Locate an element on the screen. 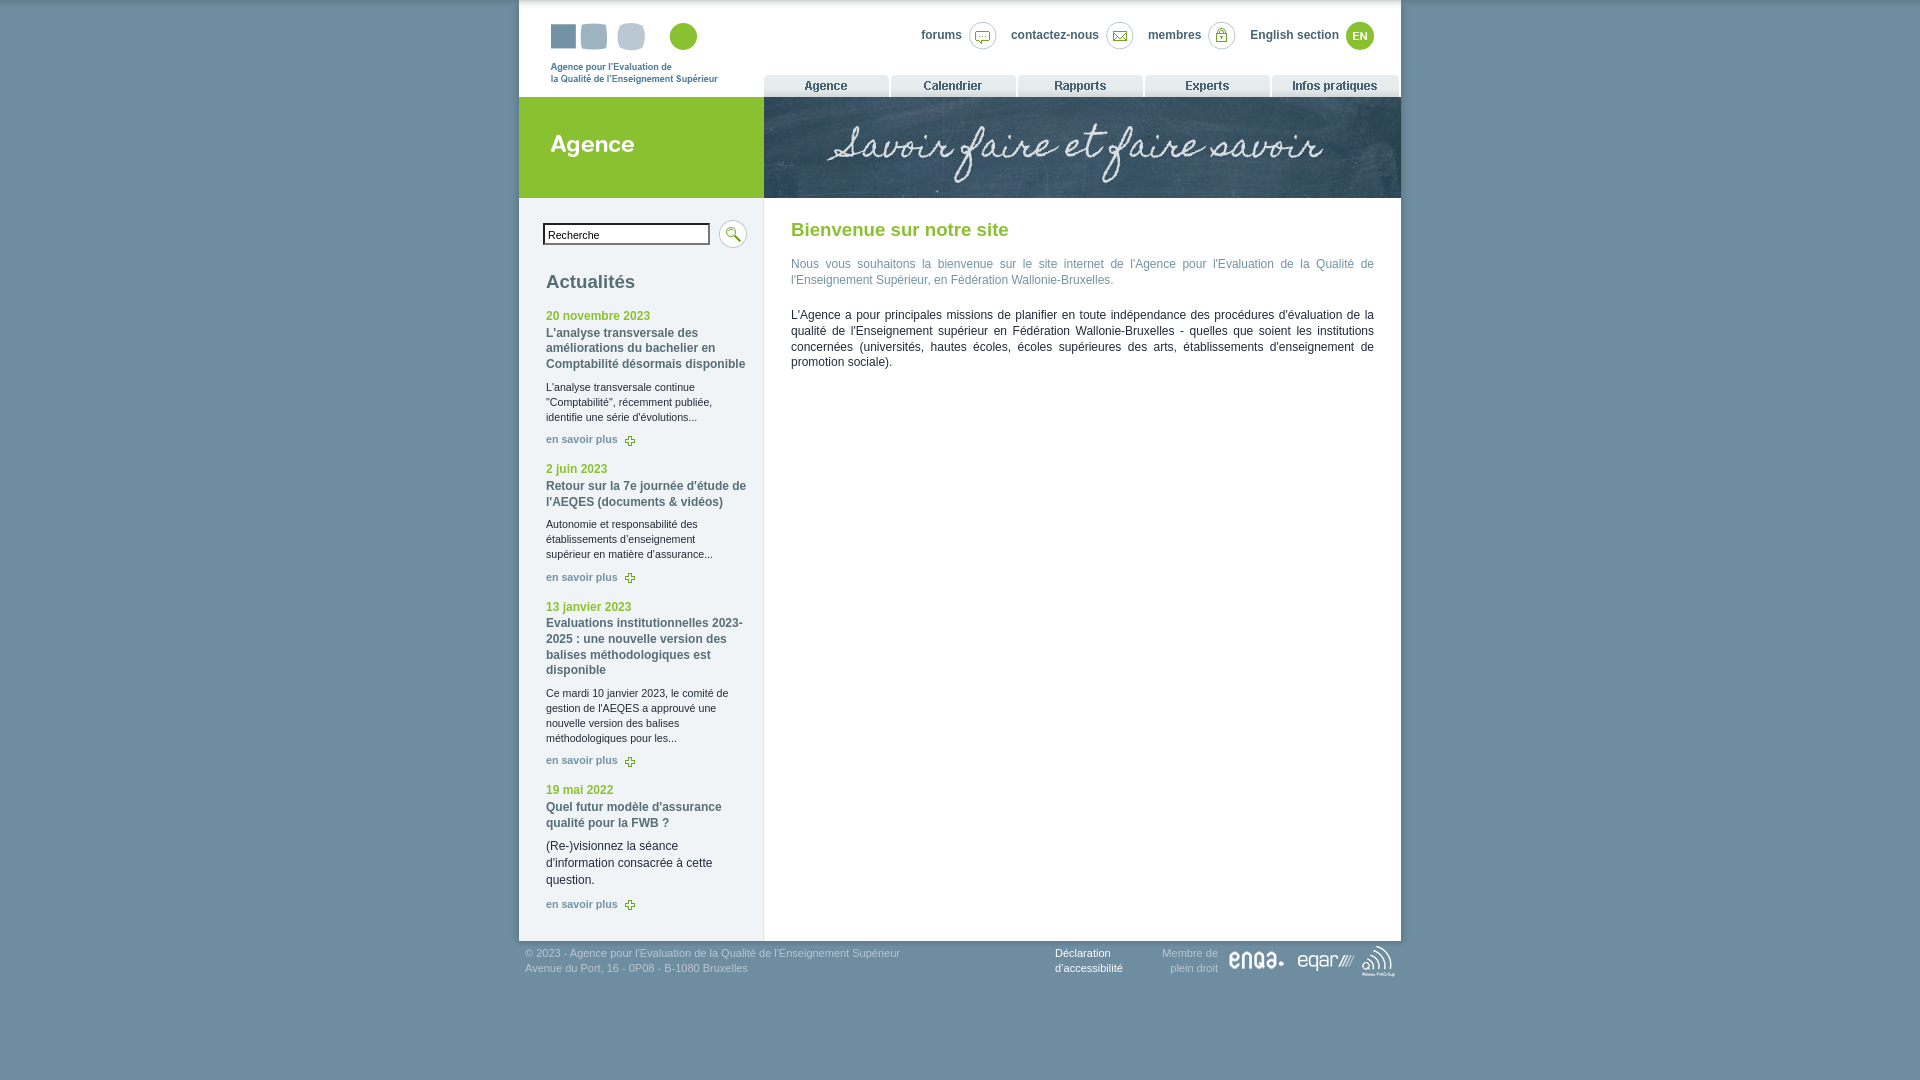  'en savoir plus' is located at coordinates (589, 903).